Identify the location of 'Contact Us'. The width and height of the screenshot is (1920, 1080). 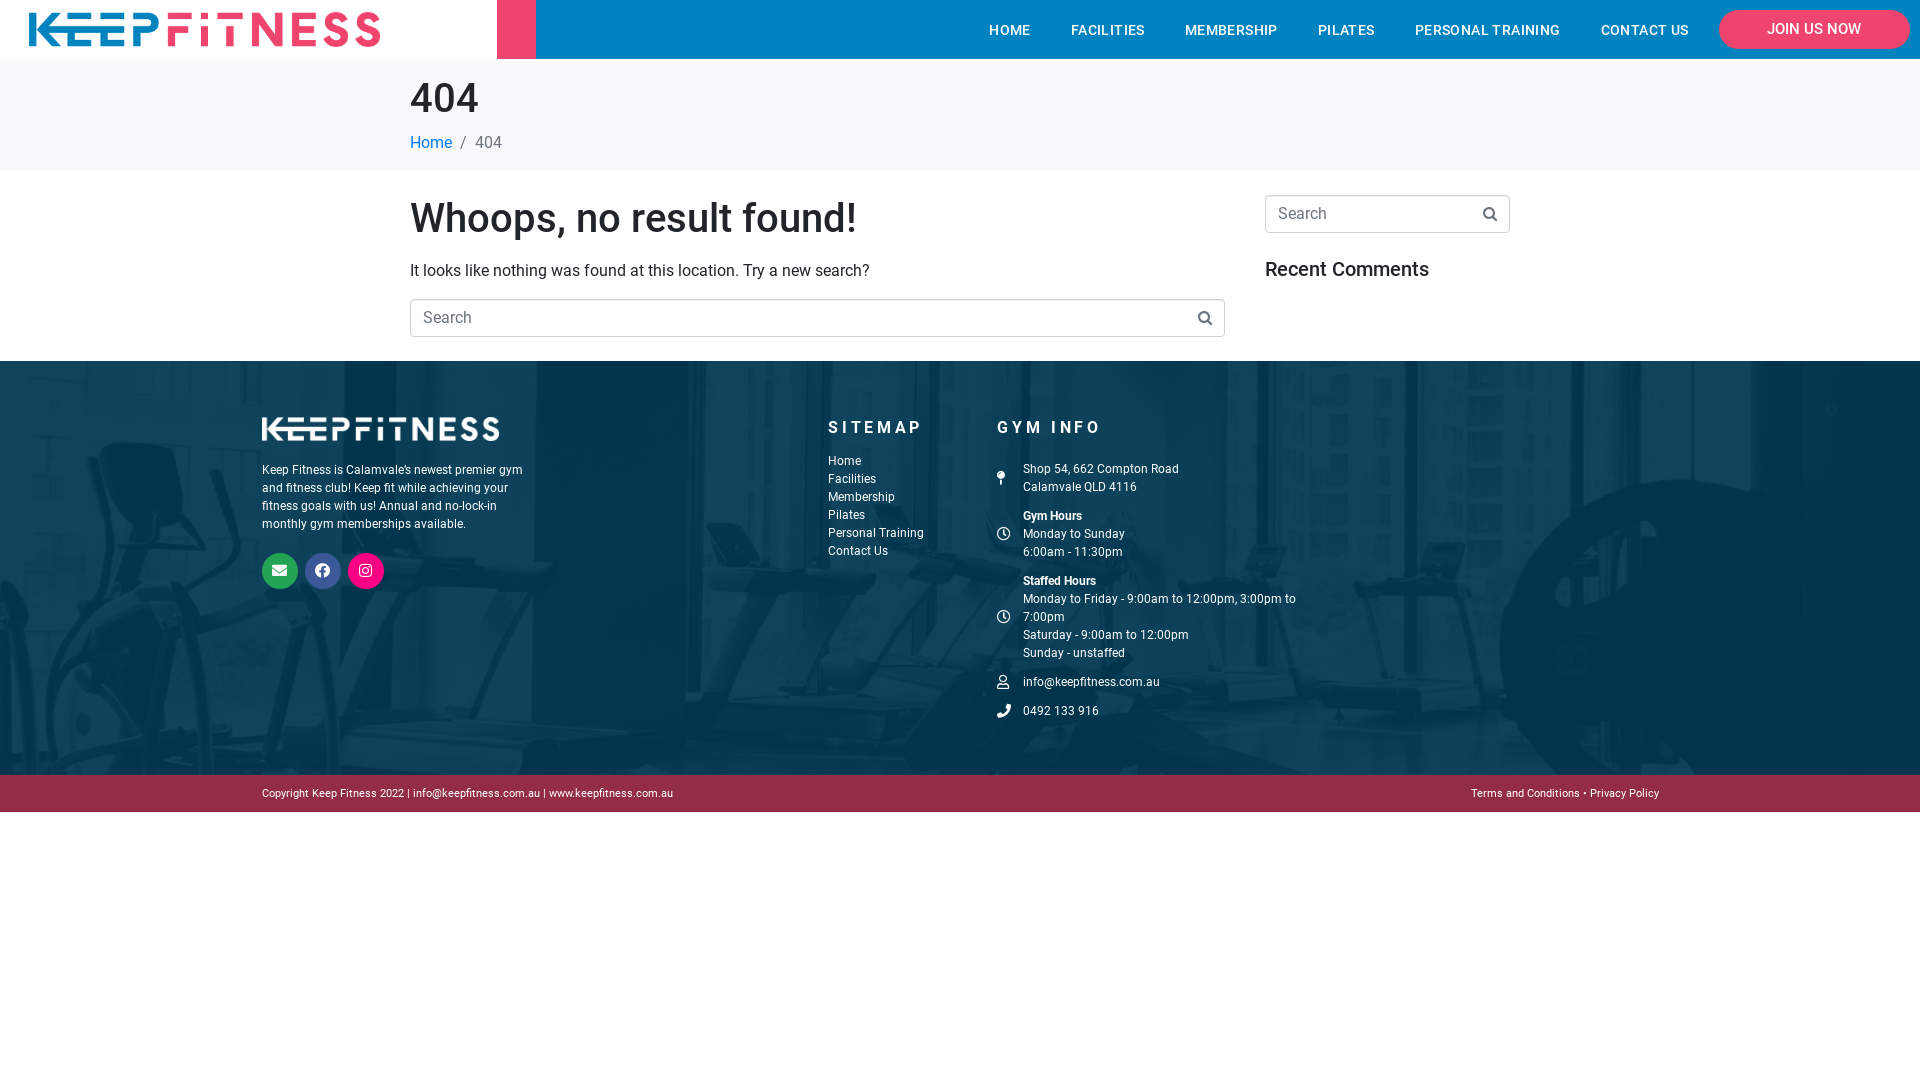
(858, 551).